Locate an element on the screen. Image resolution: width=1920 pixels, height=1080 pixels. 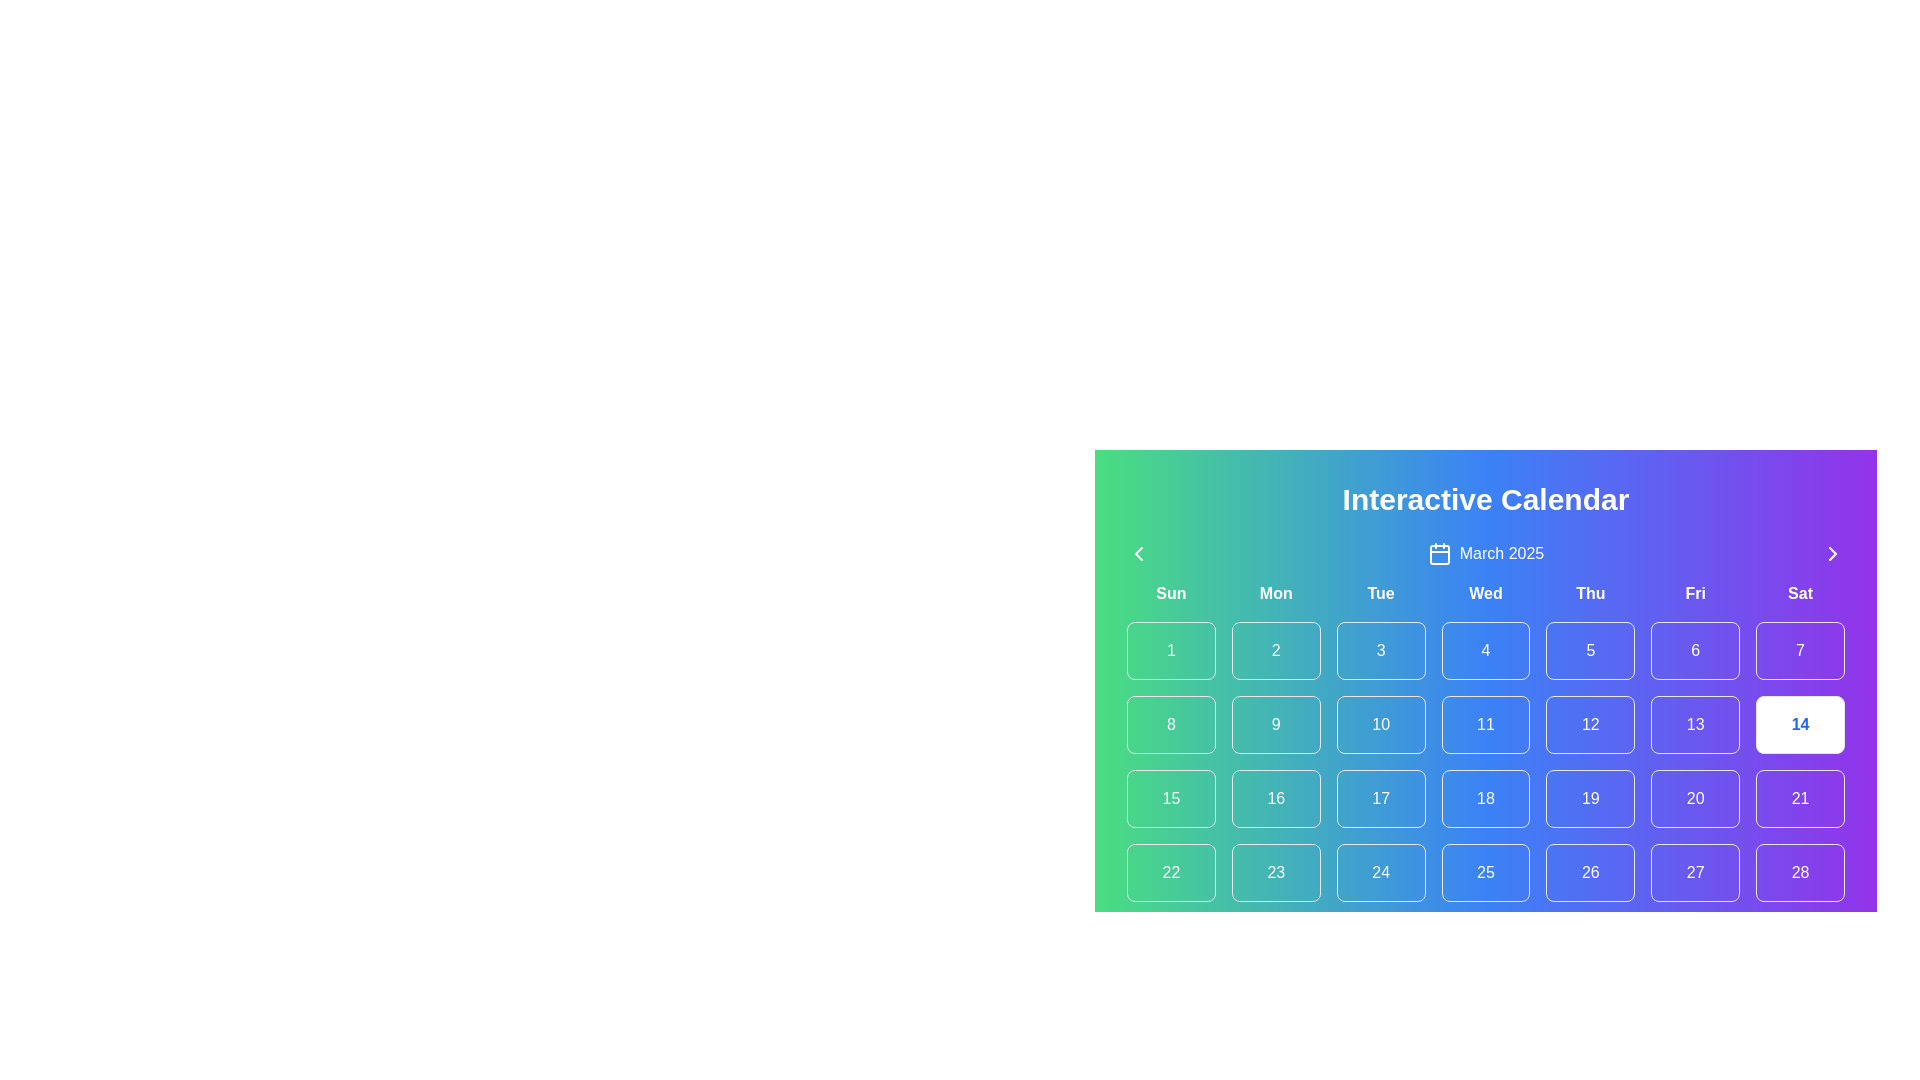
the small calendar icon located to the left of the text 'March 2025' in the header section of the calendar interface is located at coordinates (1438, 554).